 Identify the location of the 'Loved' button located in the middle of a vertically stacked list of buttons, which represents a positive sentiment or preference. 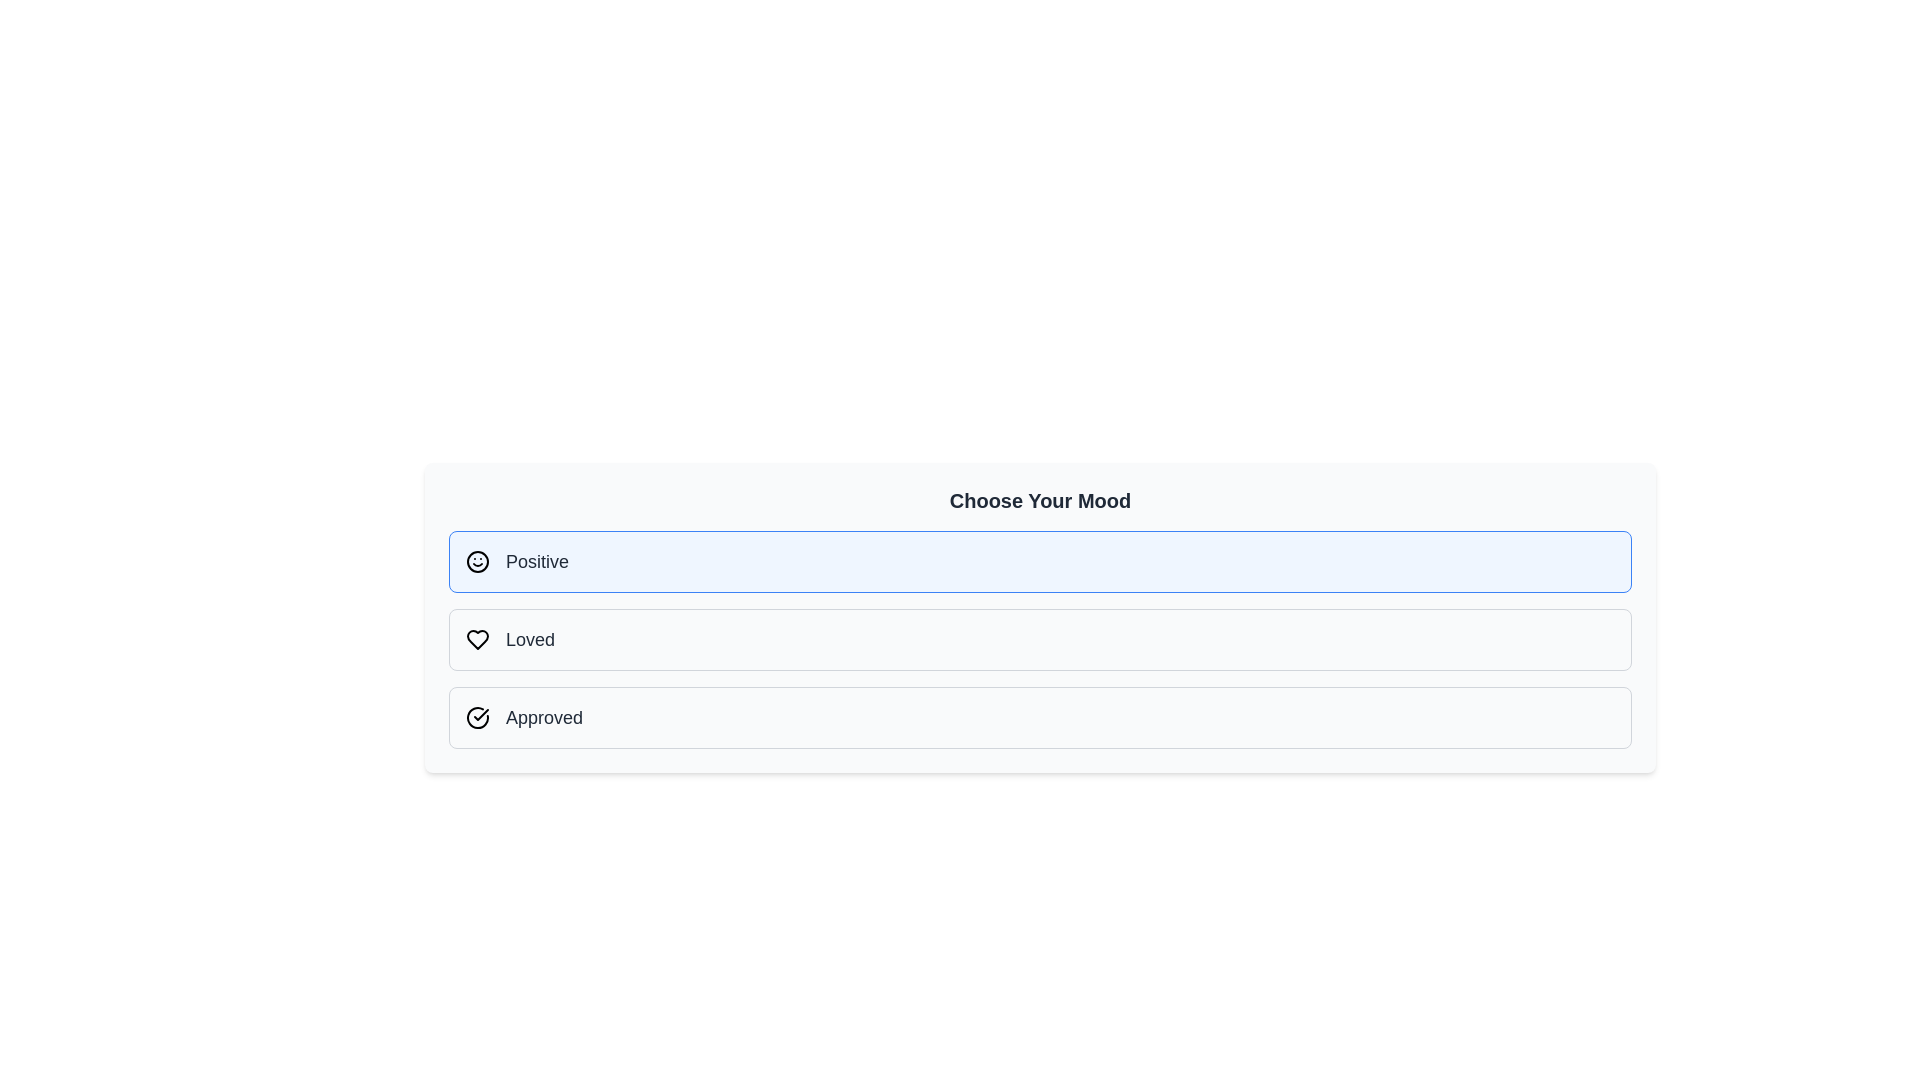
(1040, 640).